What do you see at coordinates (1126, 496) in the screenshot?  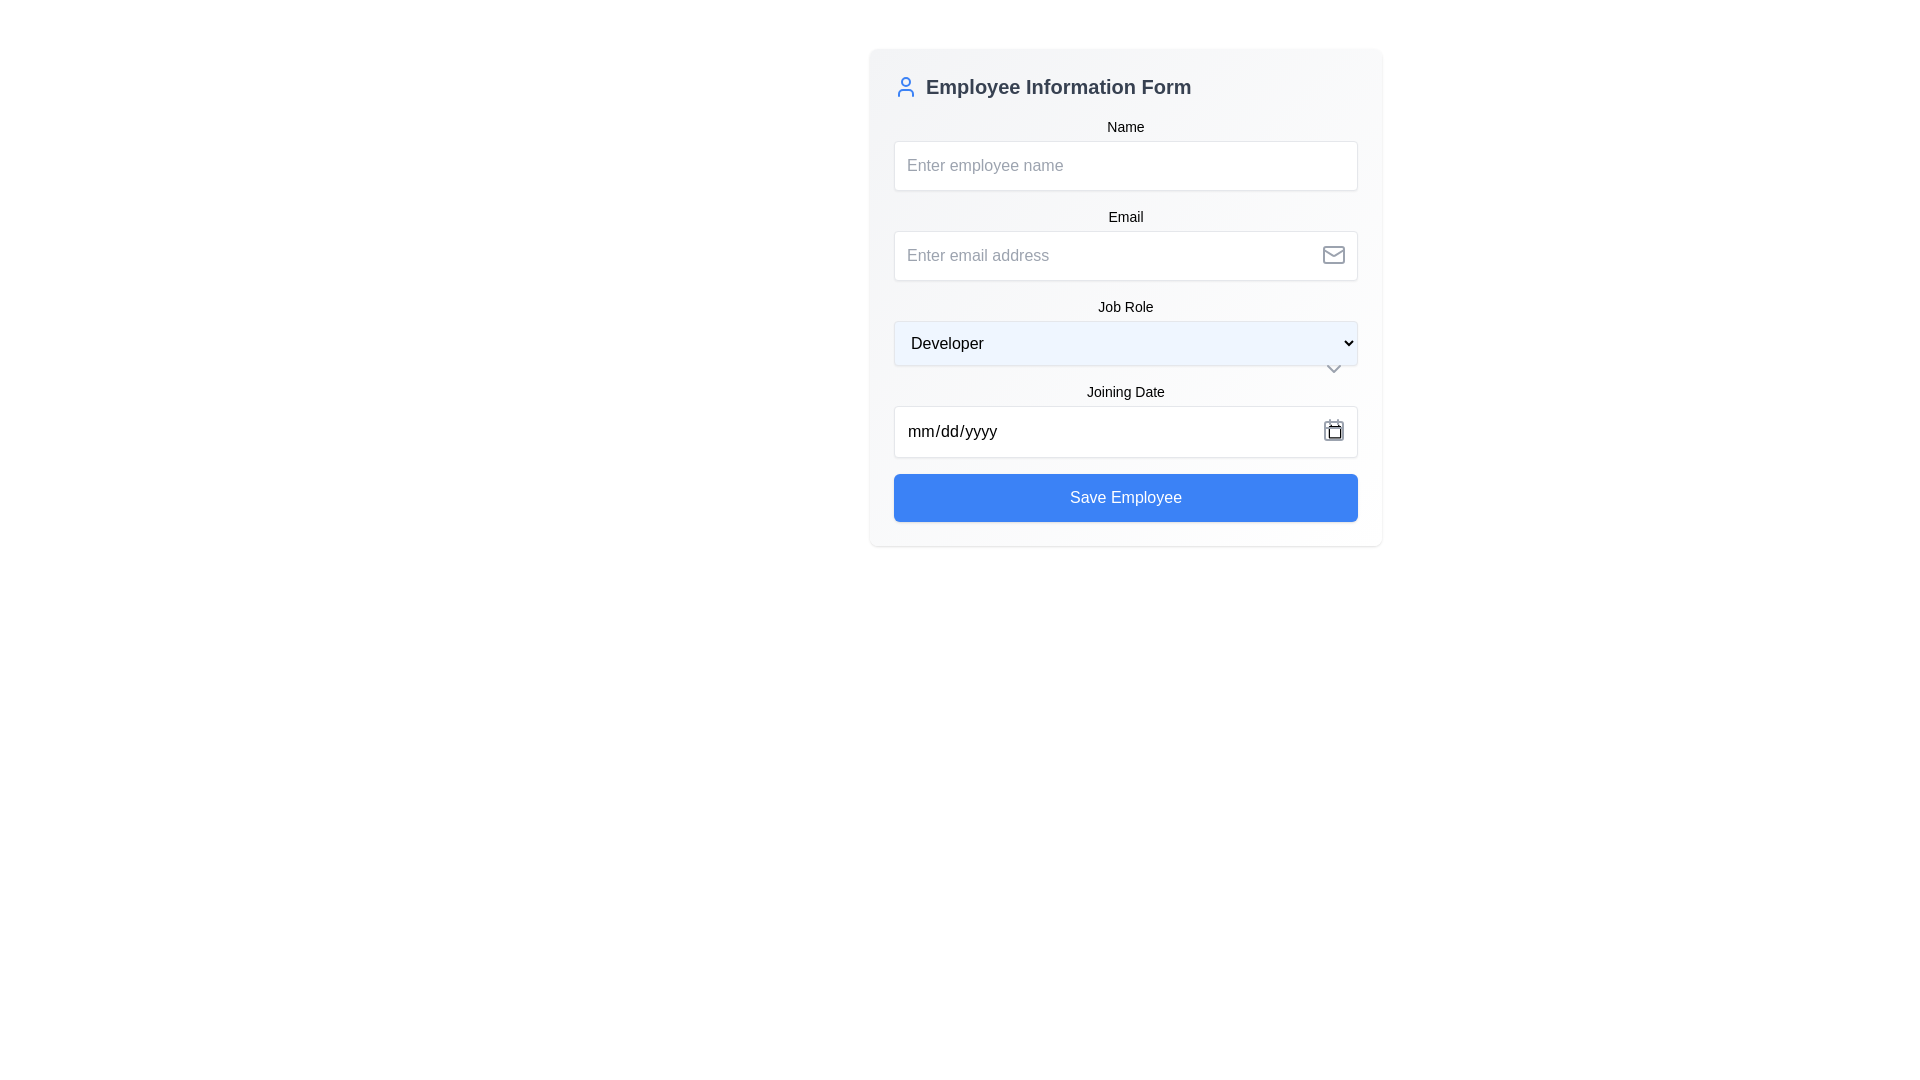 I see `the save button located at the bottom of the form layout` at bounding box center [1126, 496].